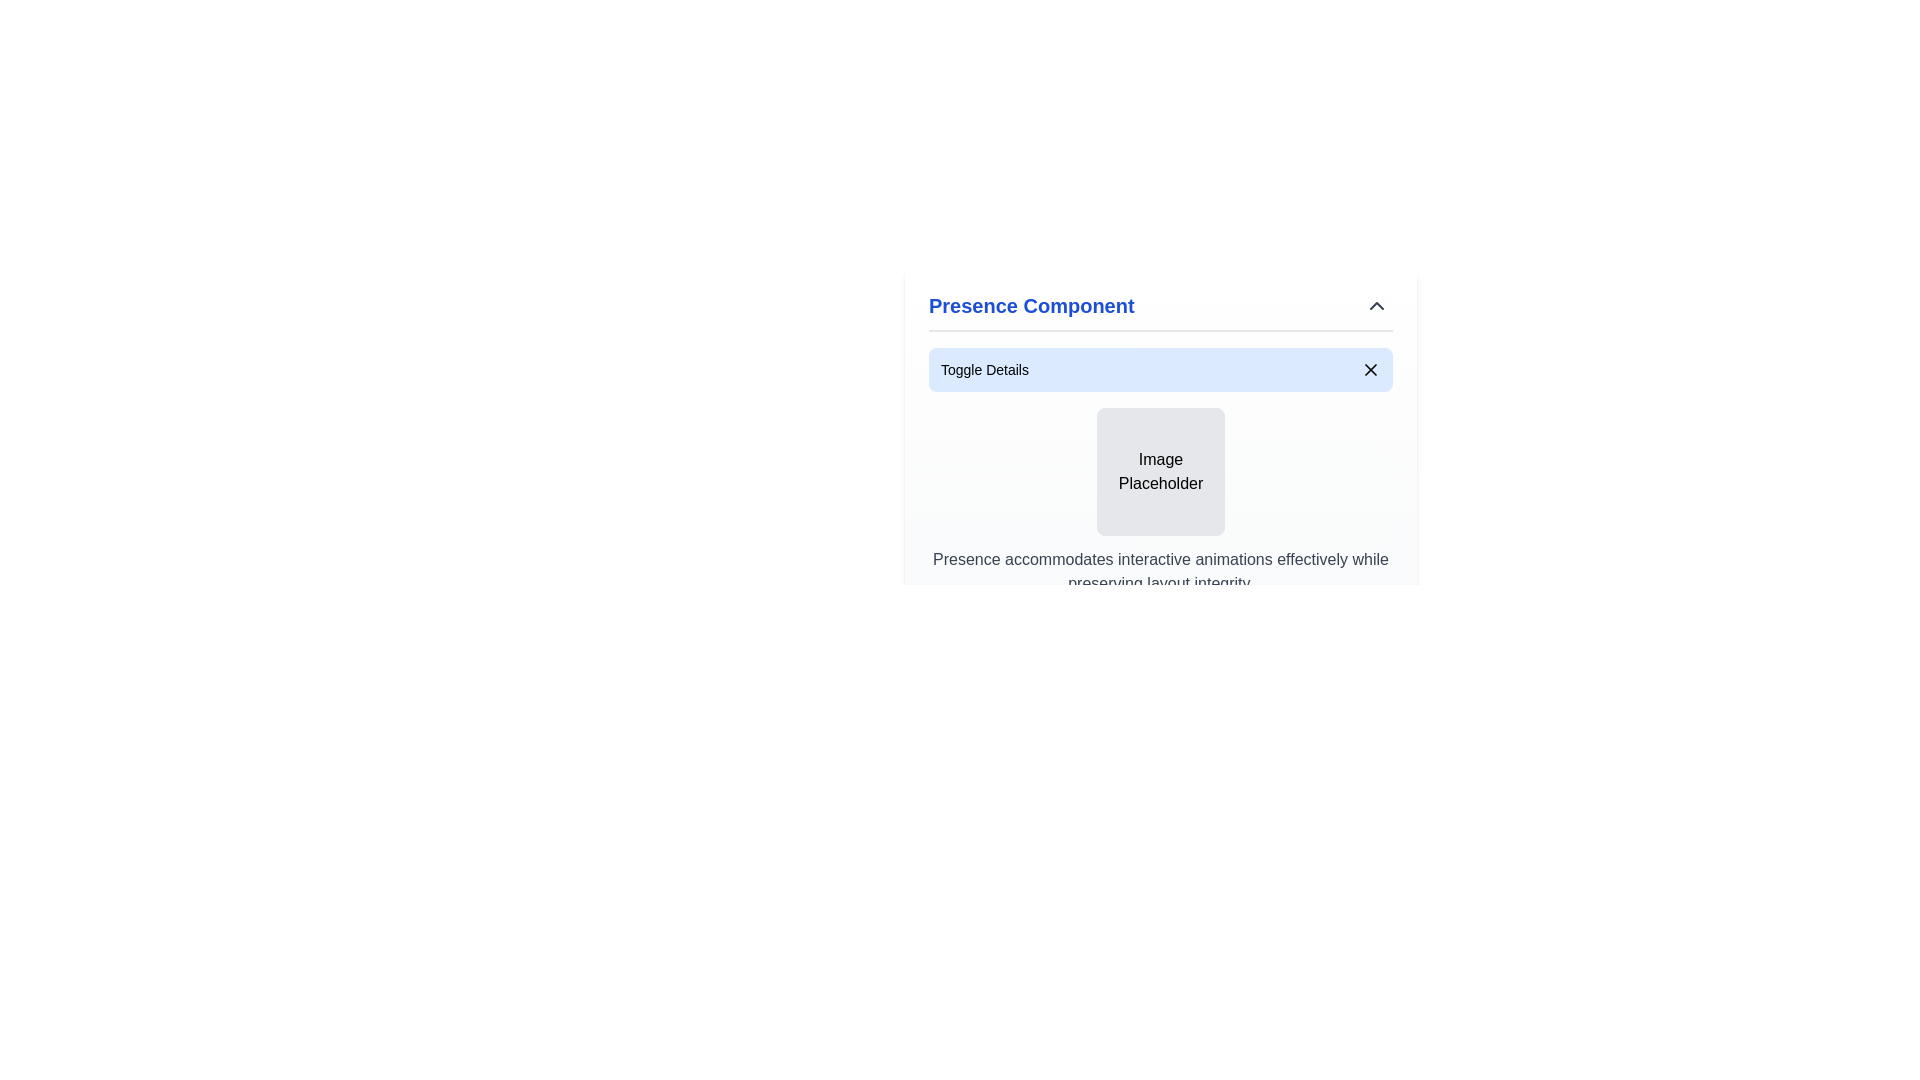 The height and width of the screenshot is (1080, 1920). I want to click on text block displaying the phrase: 'Presence accommodates interactive animations effectively while preserving layout integrity.' which is styled with centered alignment and gray text color, positioned below a placeholder image, so click(1161, 571).